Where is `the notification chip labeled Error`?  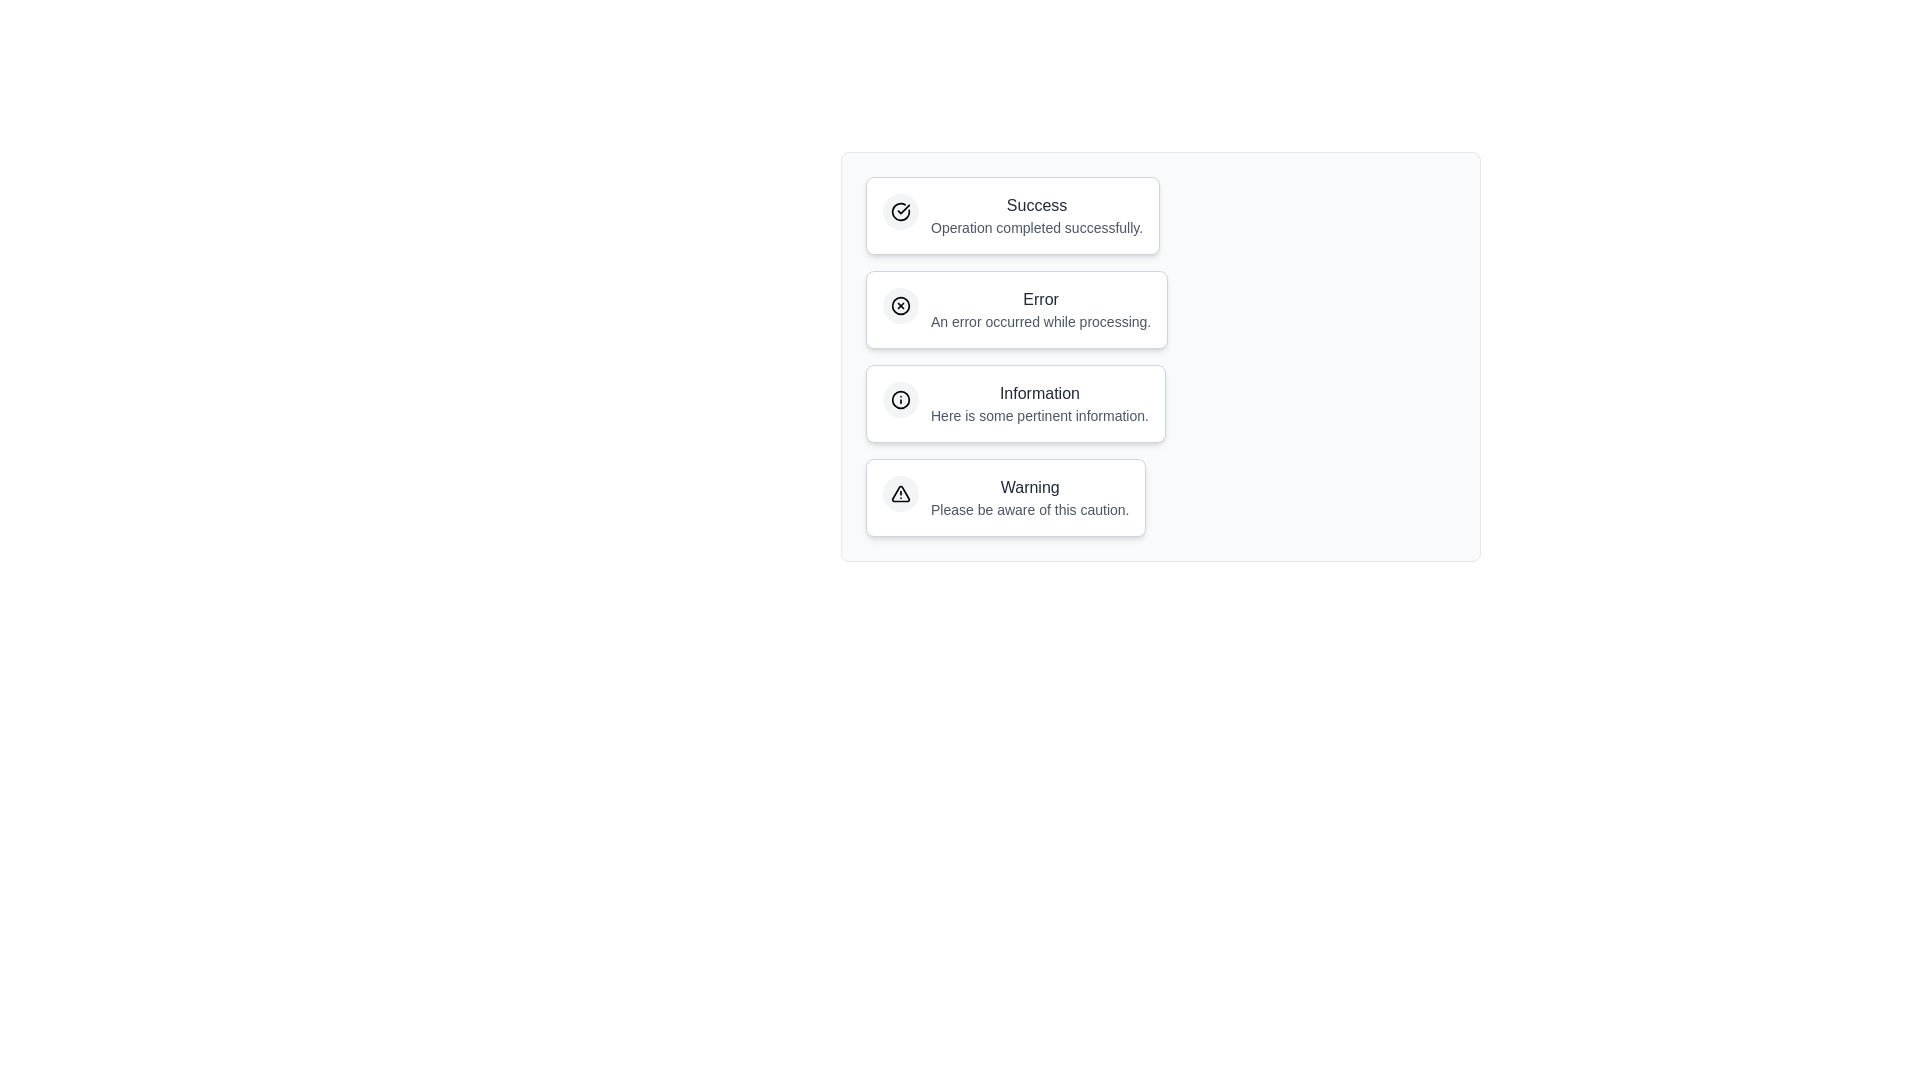 the notification chip labeled Error is located at coordinates (1017, 309).